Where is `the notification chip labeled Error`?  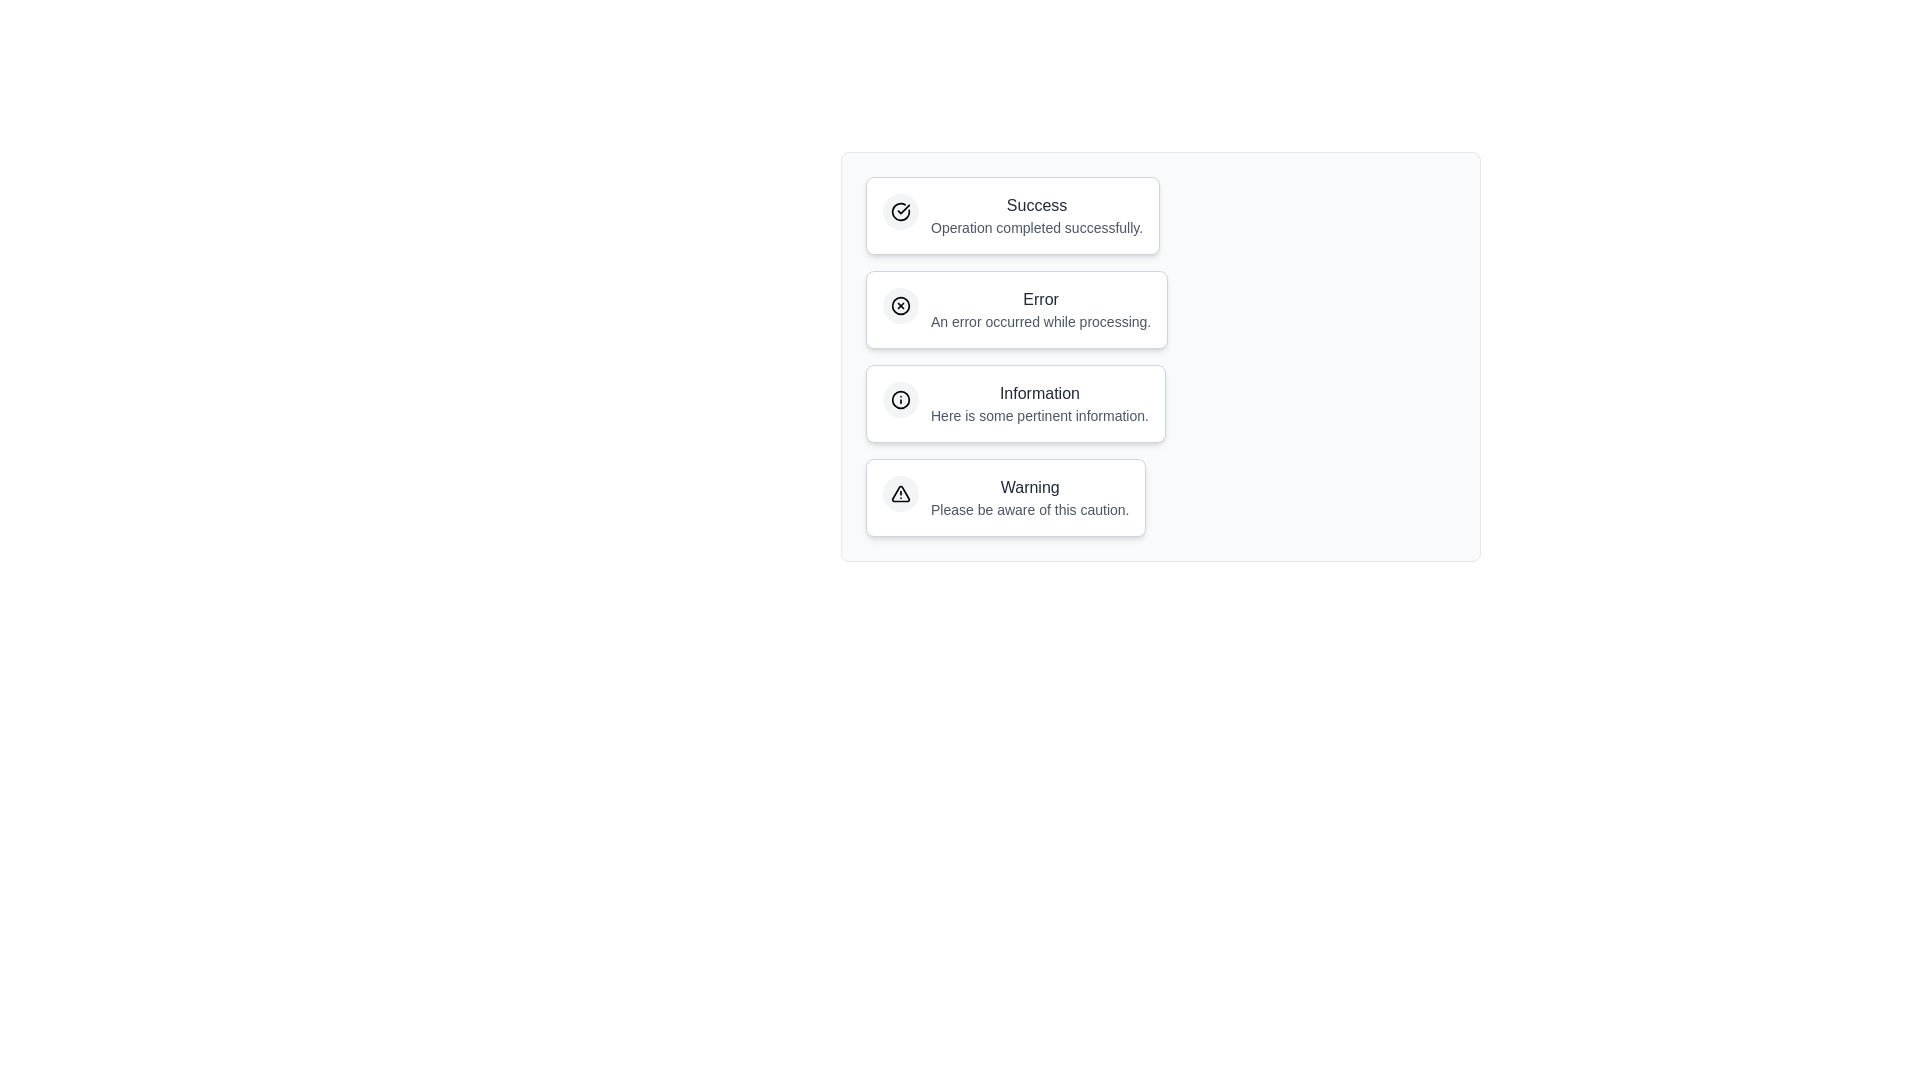 the notification chip labeled Error is located at coordinates (1017, 309).